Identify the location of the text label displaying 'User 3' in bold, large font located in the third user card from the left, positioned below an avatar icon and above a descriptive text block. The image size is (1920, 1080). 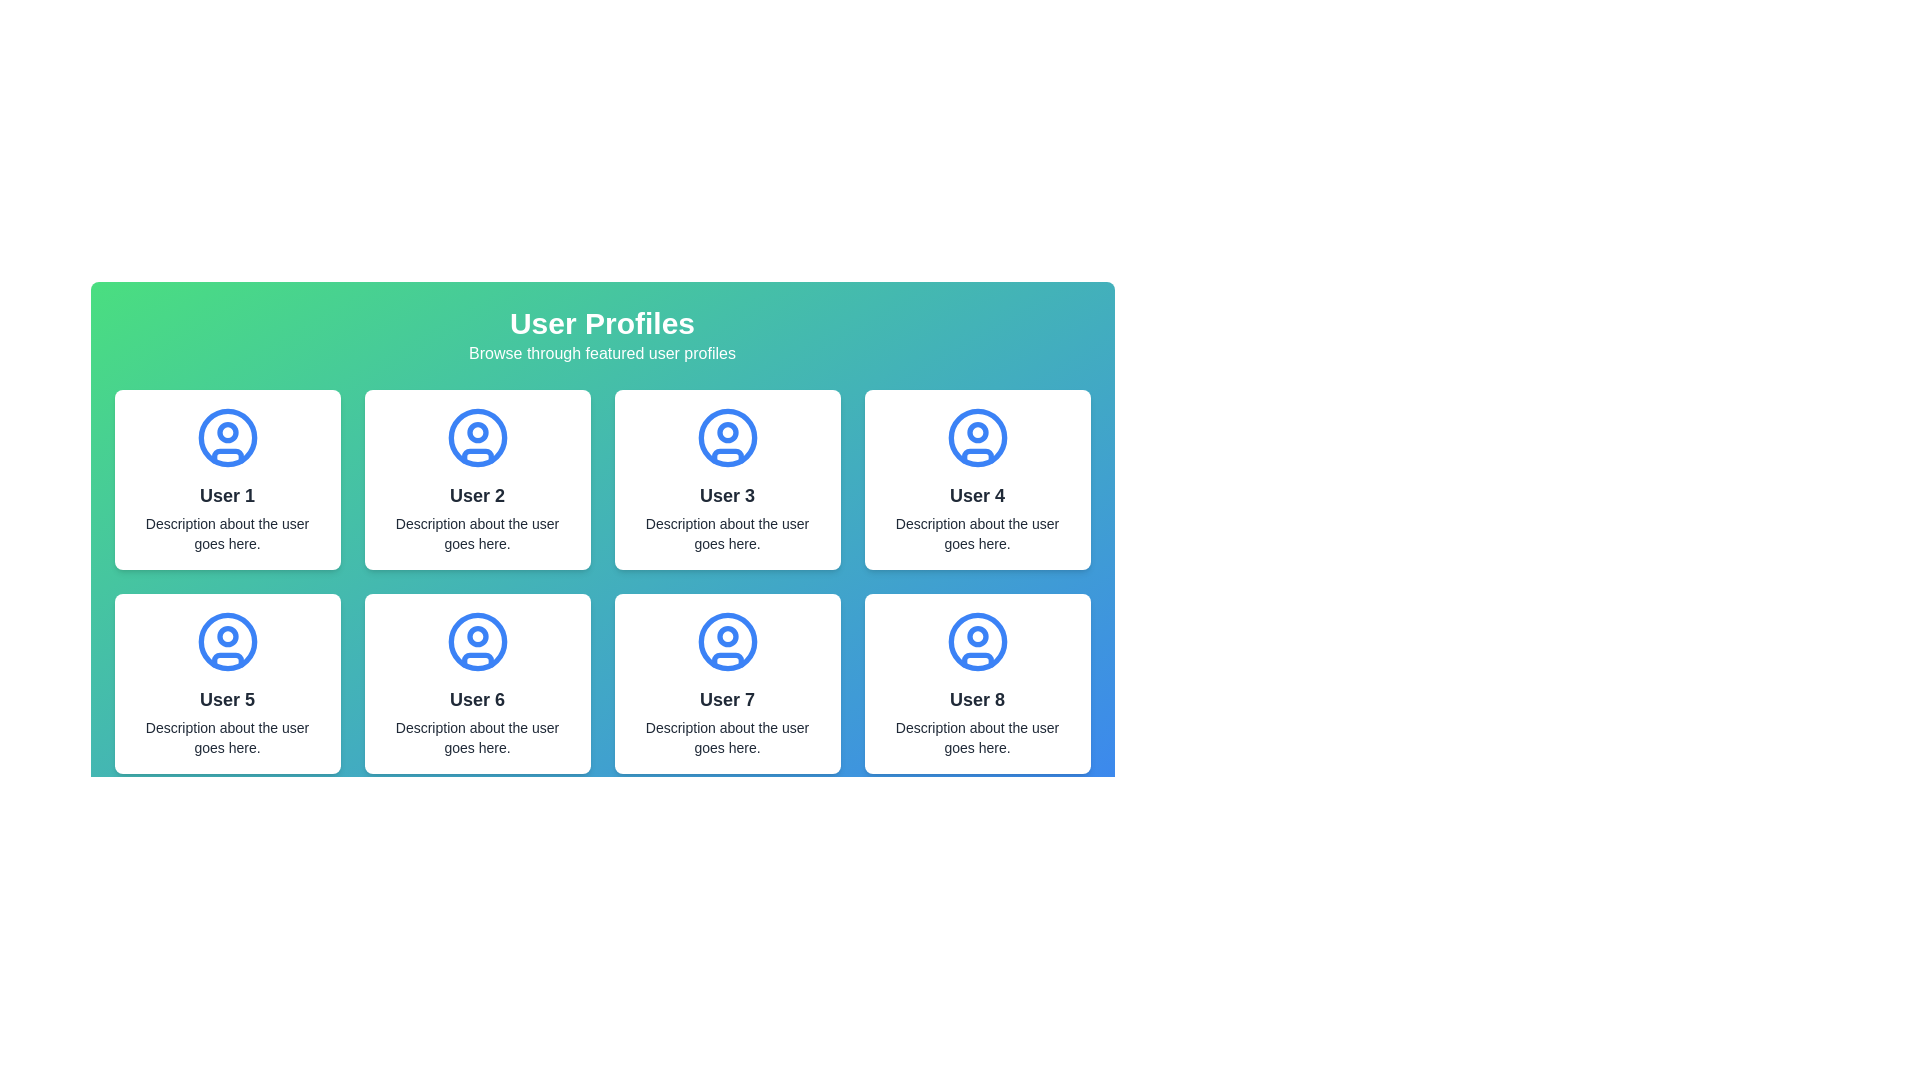
(726, 495).